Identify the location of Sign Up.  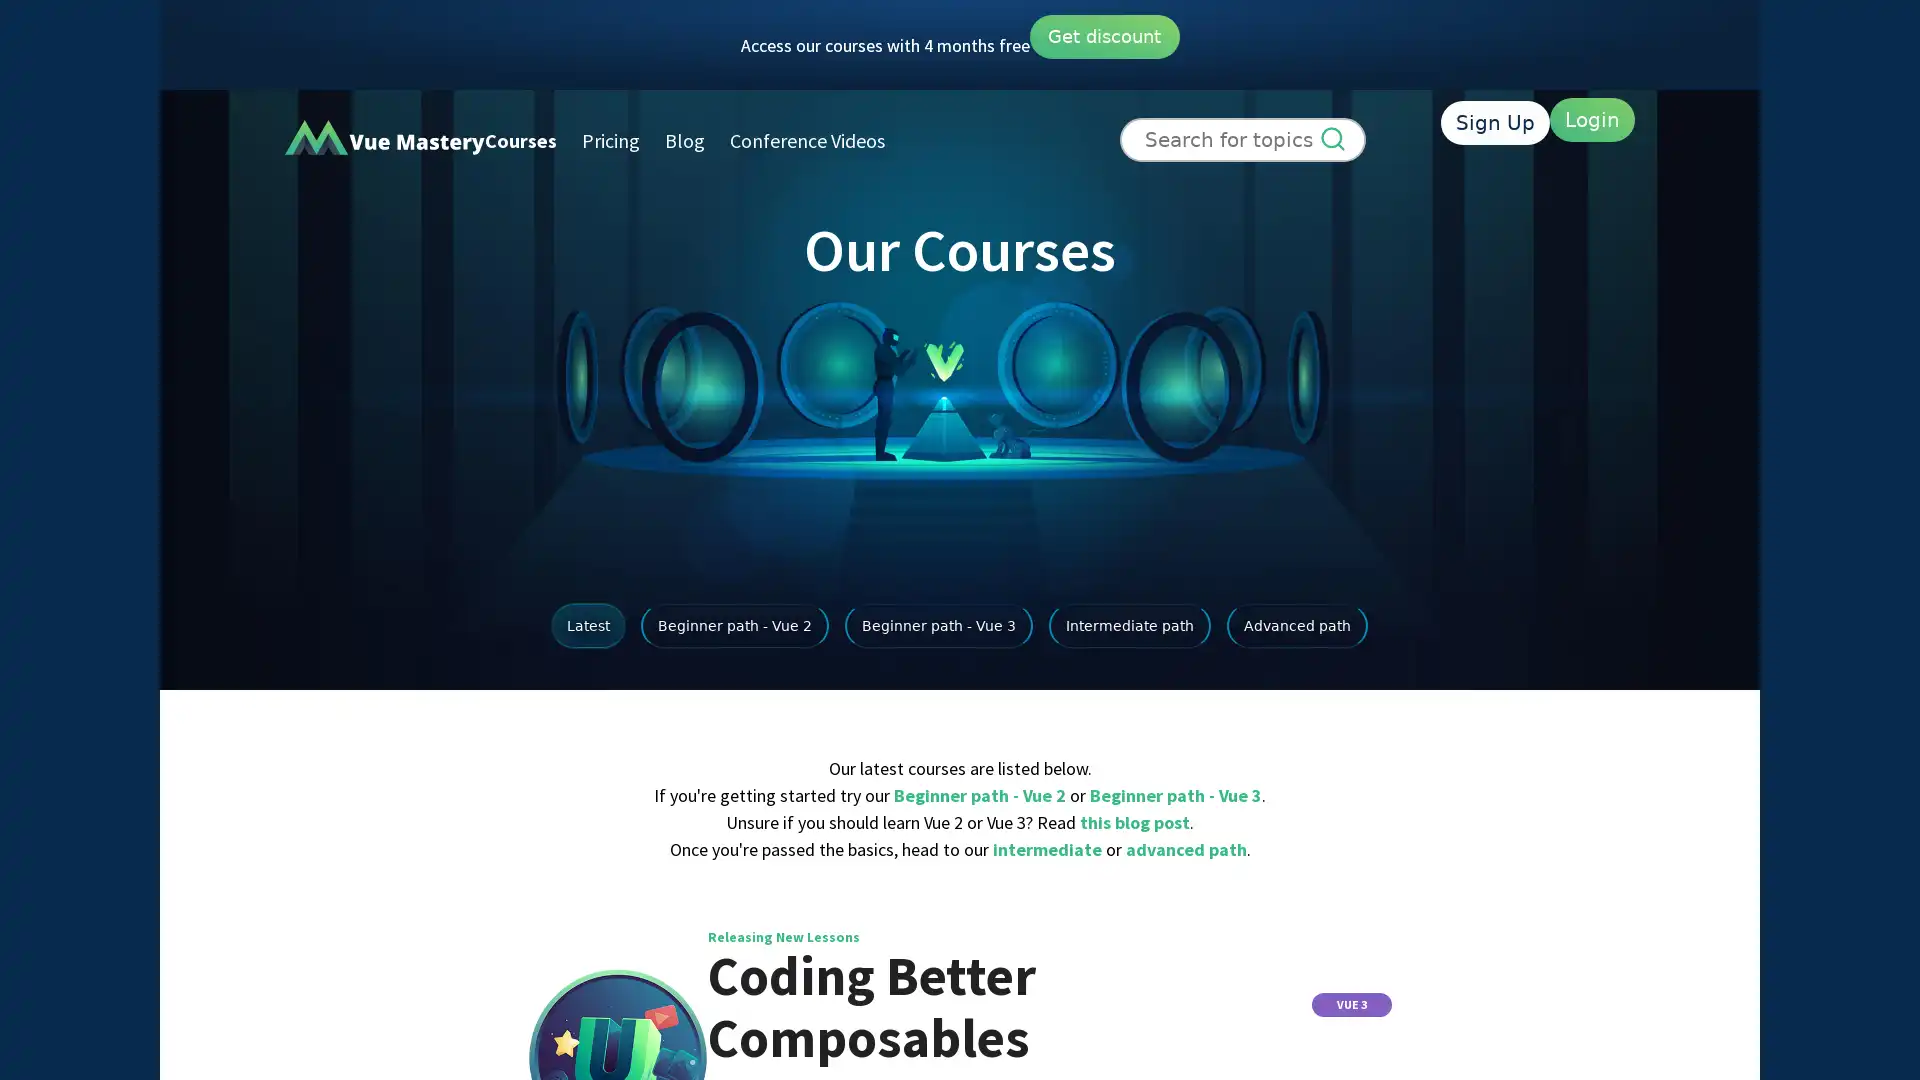
(1444, 138).